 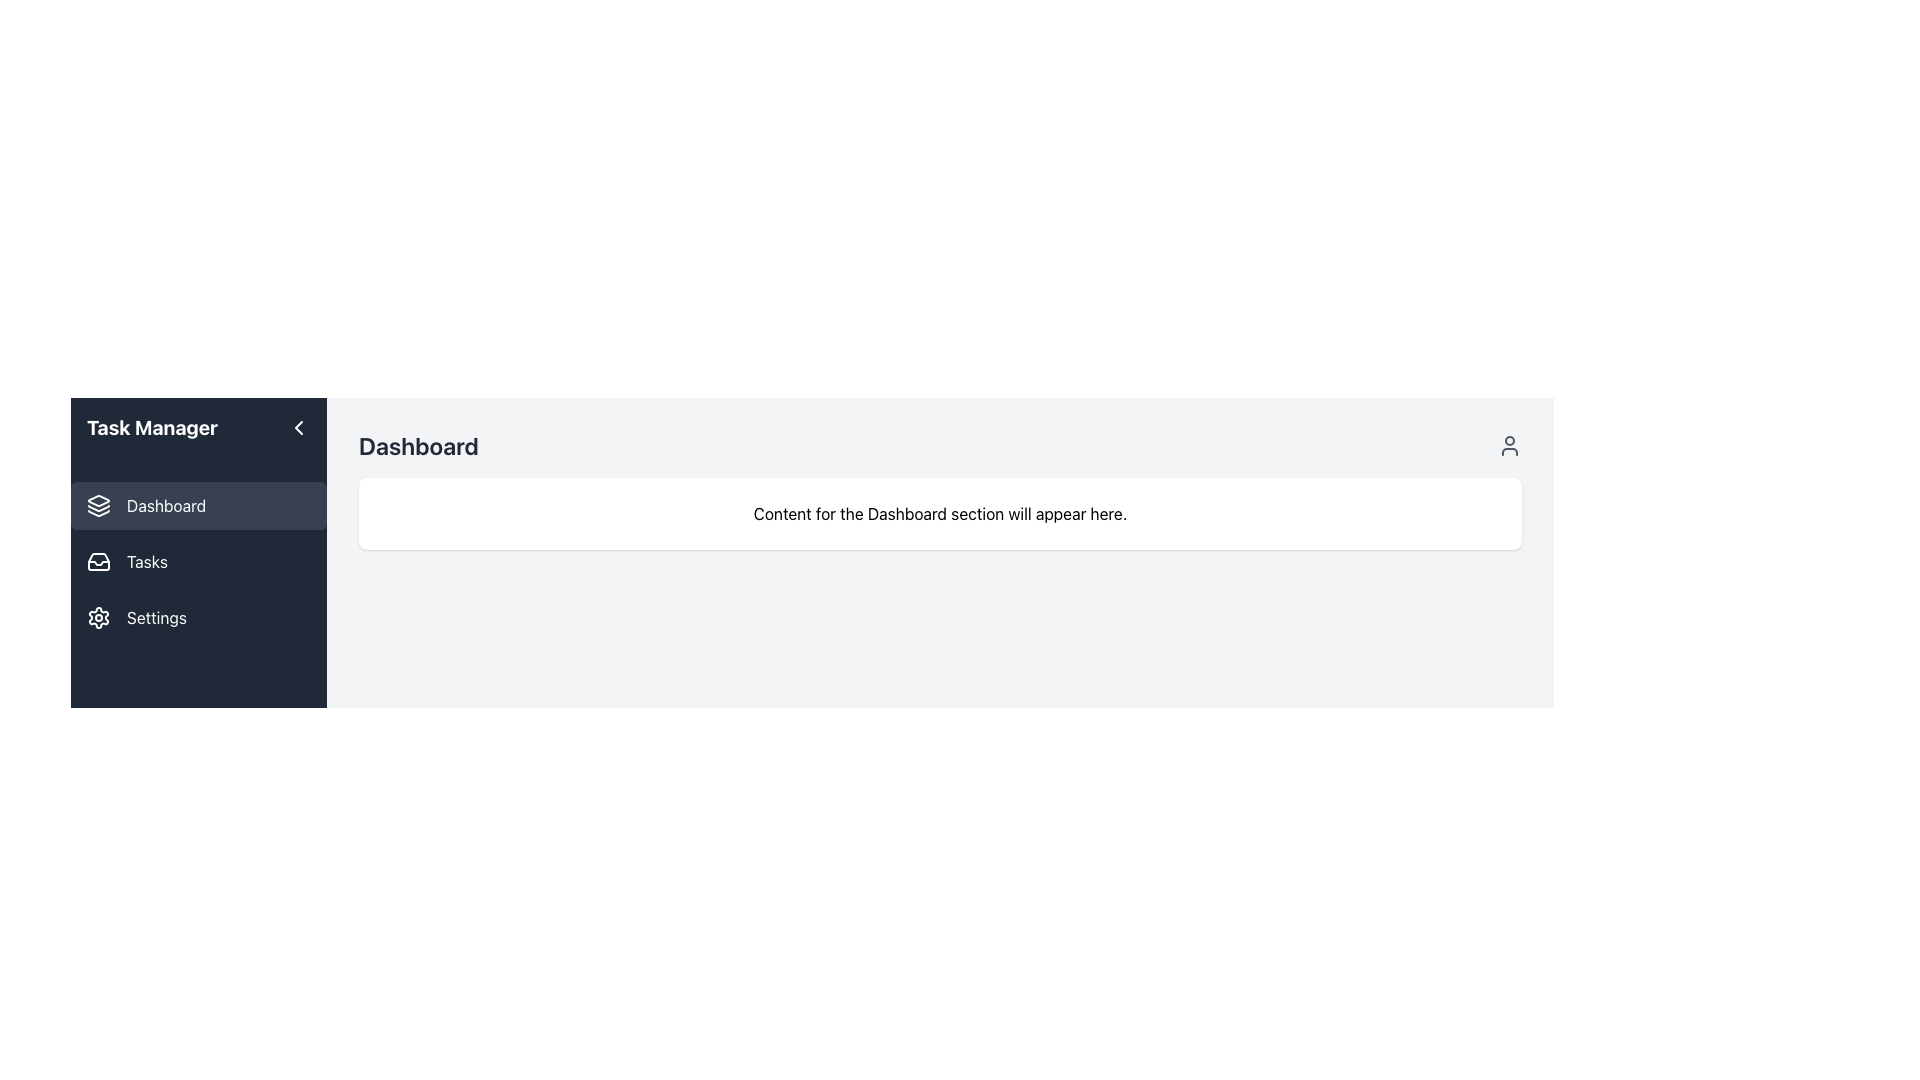 I want to click on the left-pointing chevron icon button located in the top right corner of the sidebar header, adjacent to the 'Task Manager' title text, so click(x=297, y=427).